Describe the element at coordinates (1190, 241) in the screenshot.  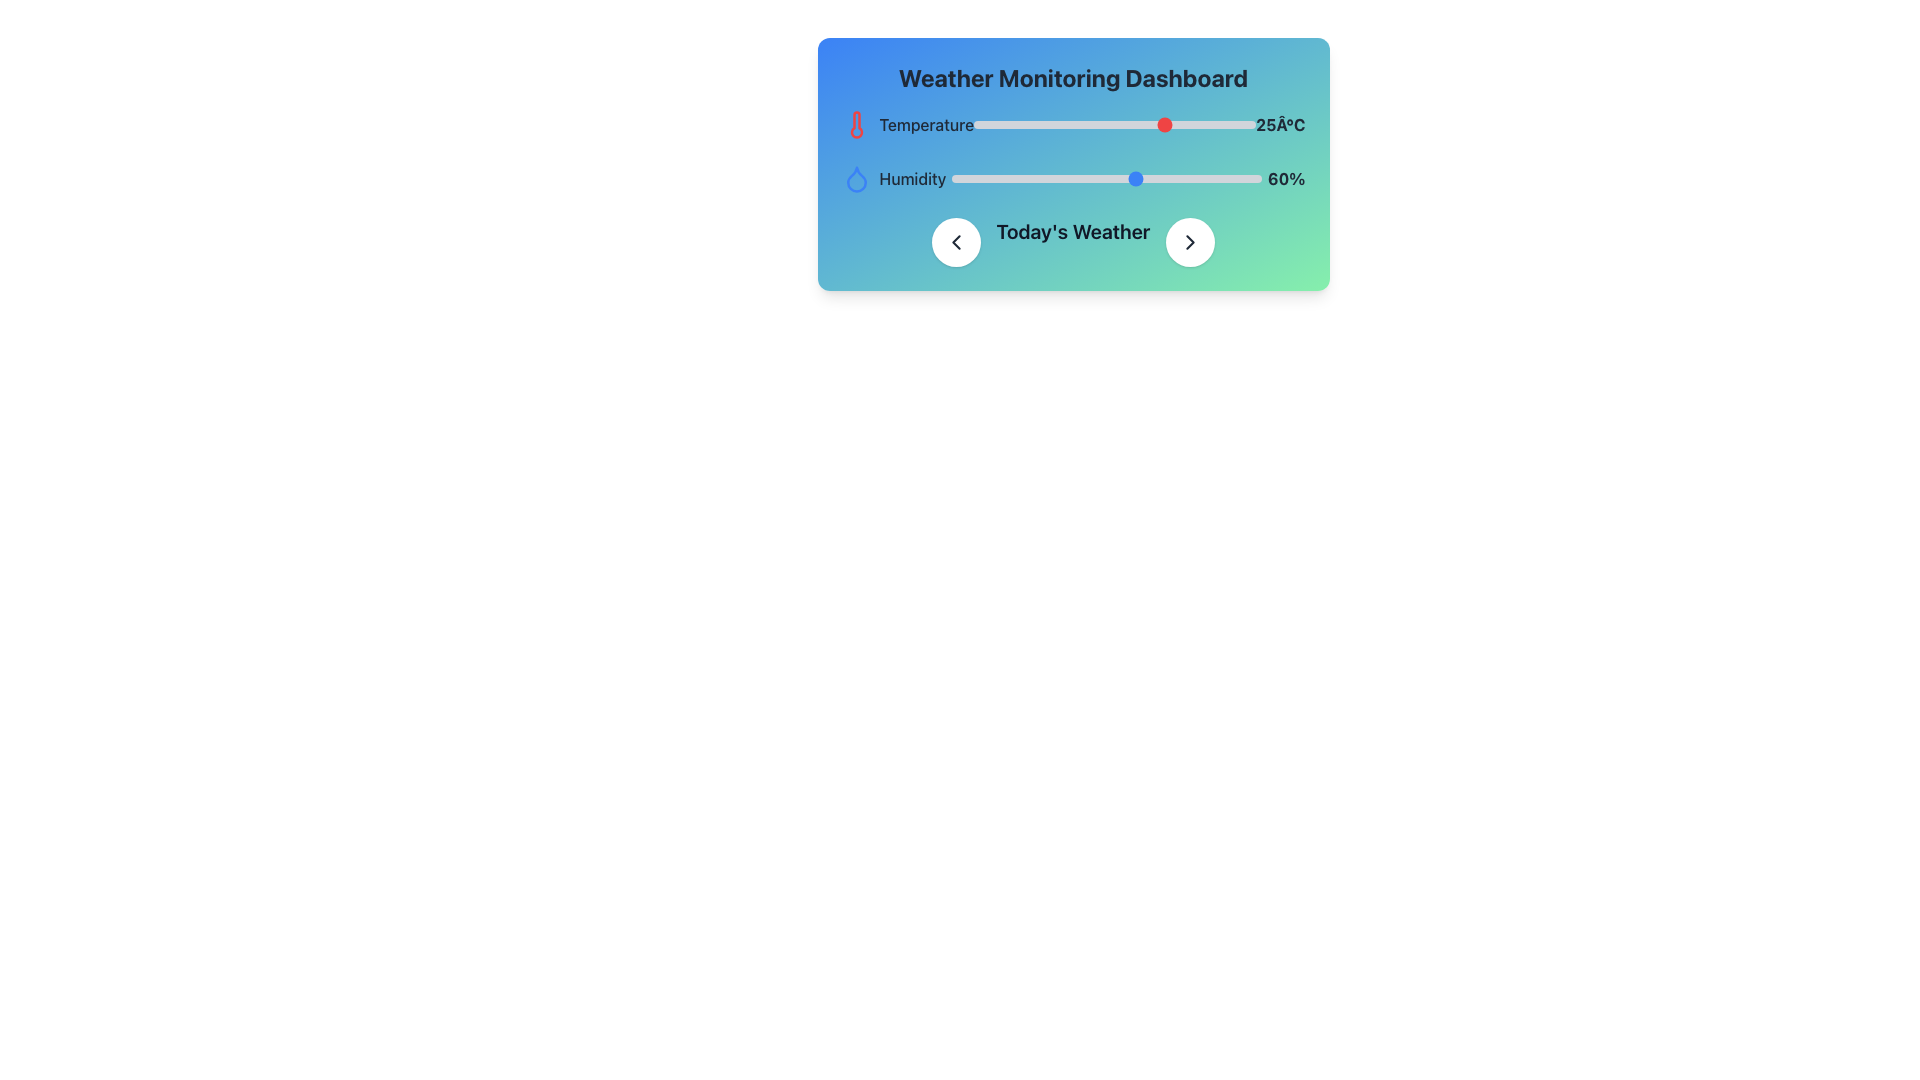
I see `the circular button with a right-facing chevron icon, which is the rightmost interactive button located next to 'Today's Weather'` at that location.